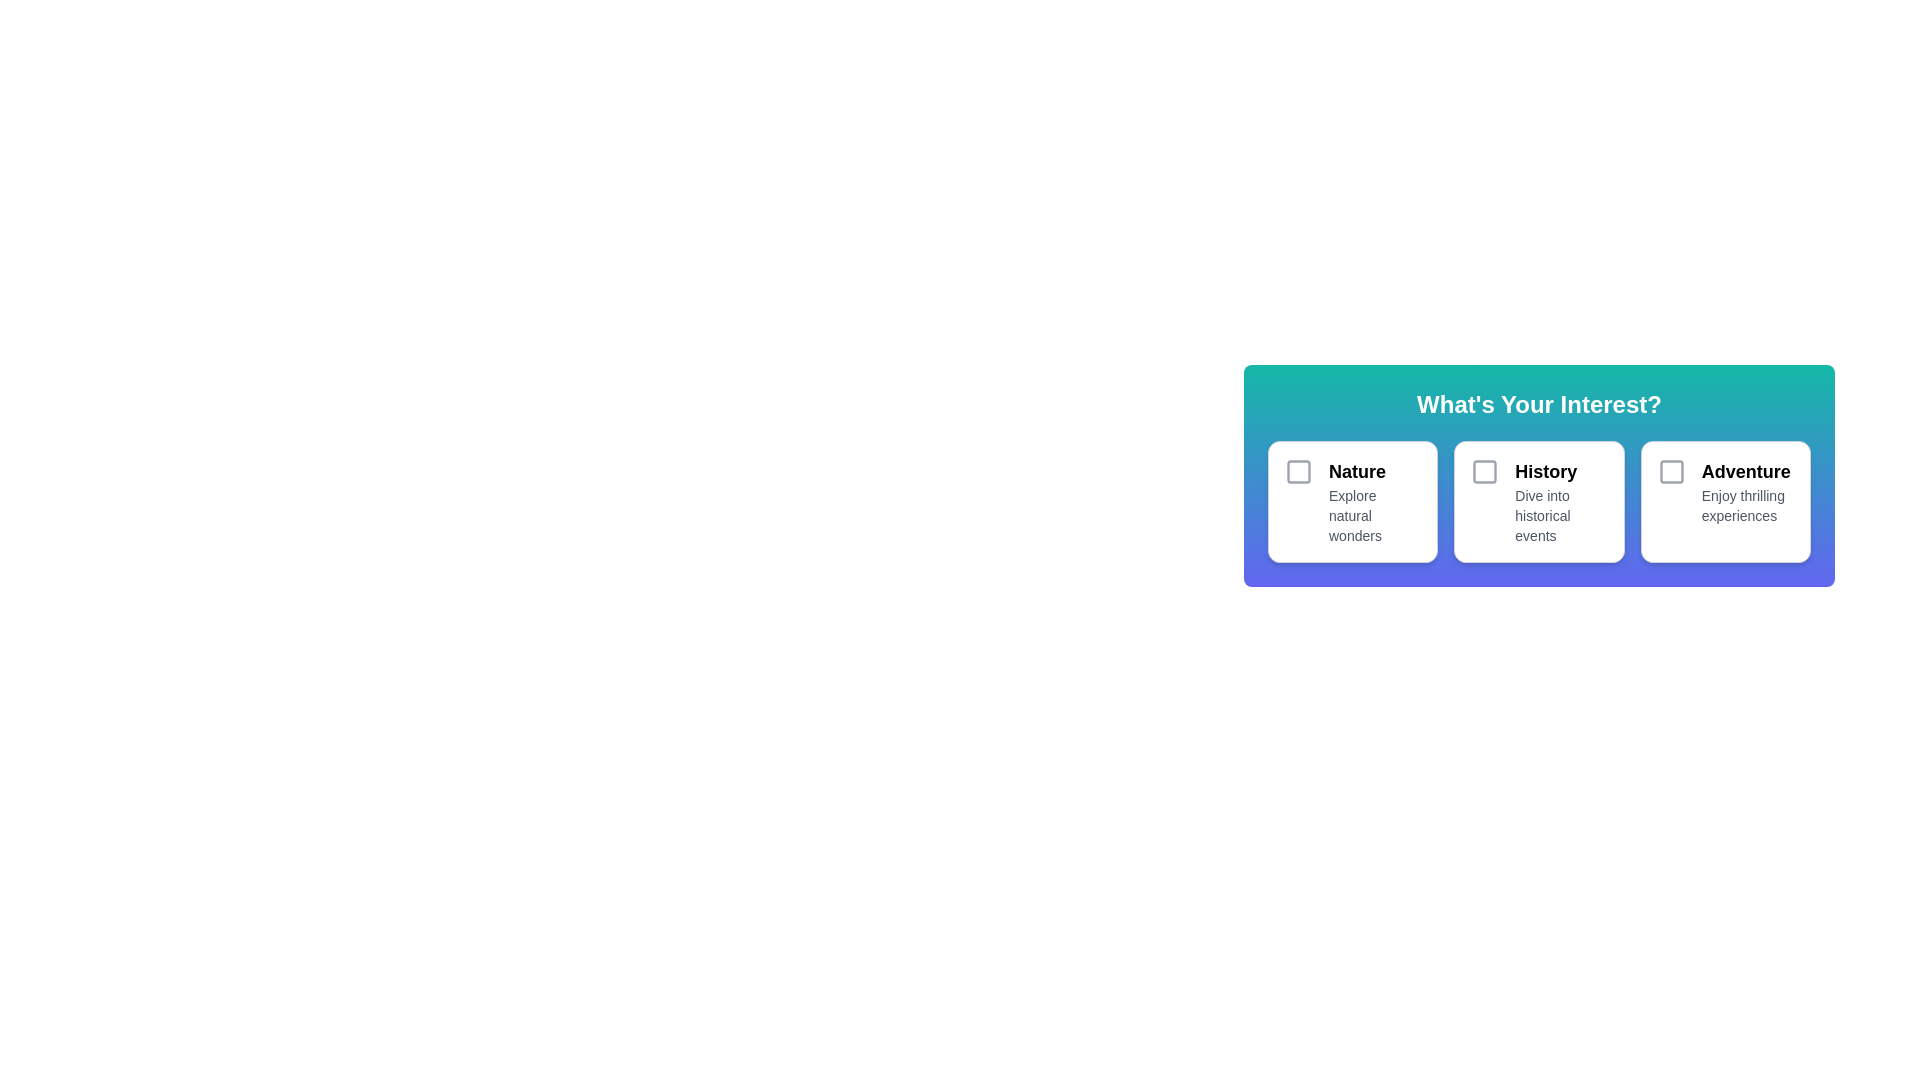  I want to click on the checkbox on the third selectable card in the grid, so click(1724, 500).